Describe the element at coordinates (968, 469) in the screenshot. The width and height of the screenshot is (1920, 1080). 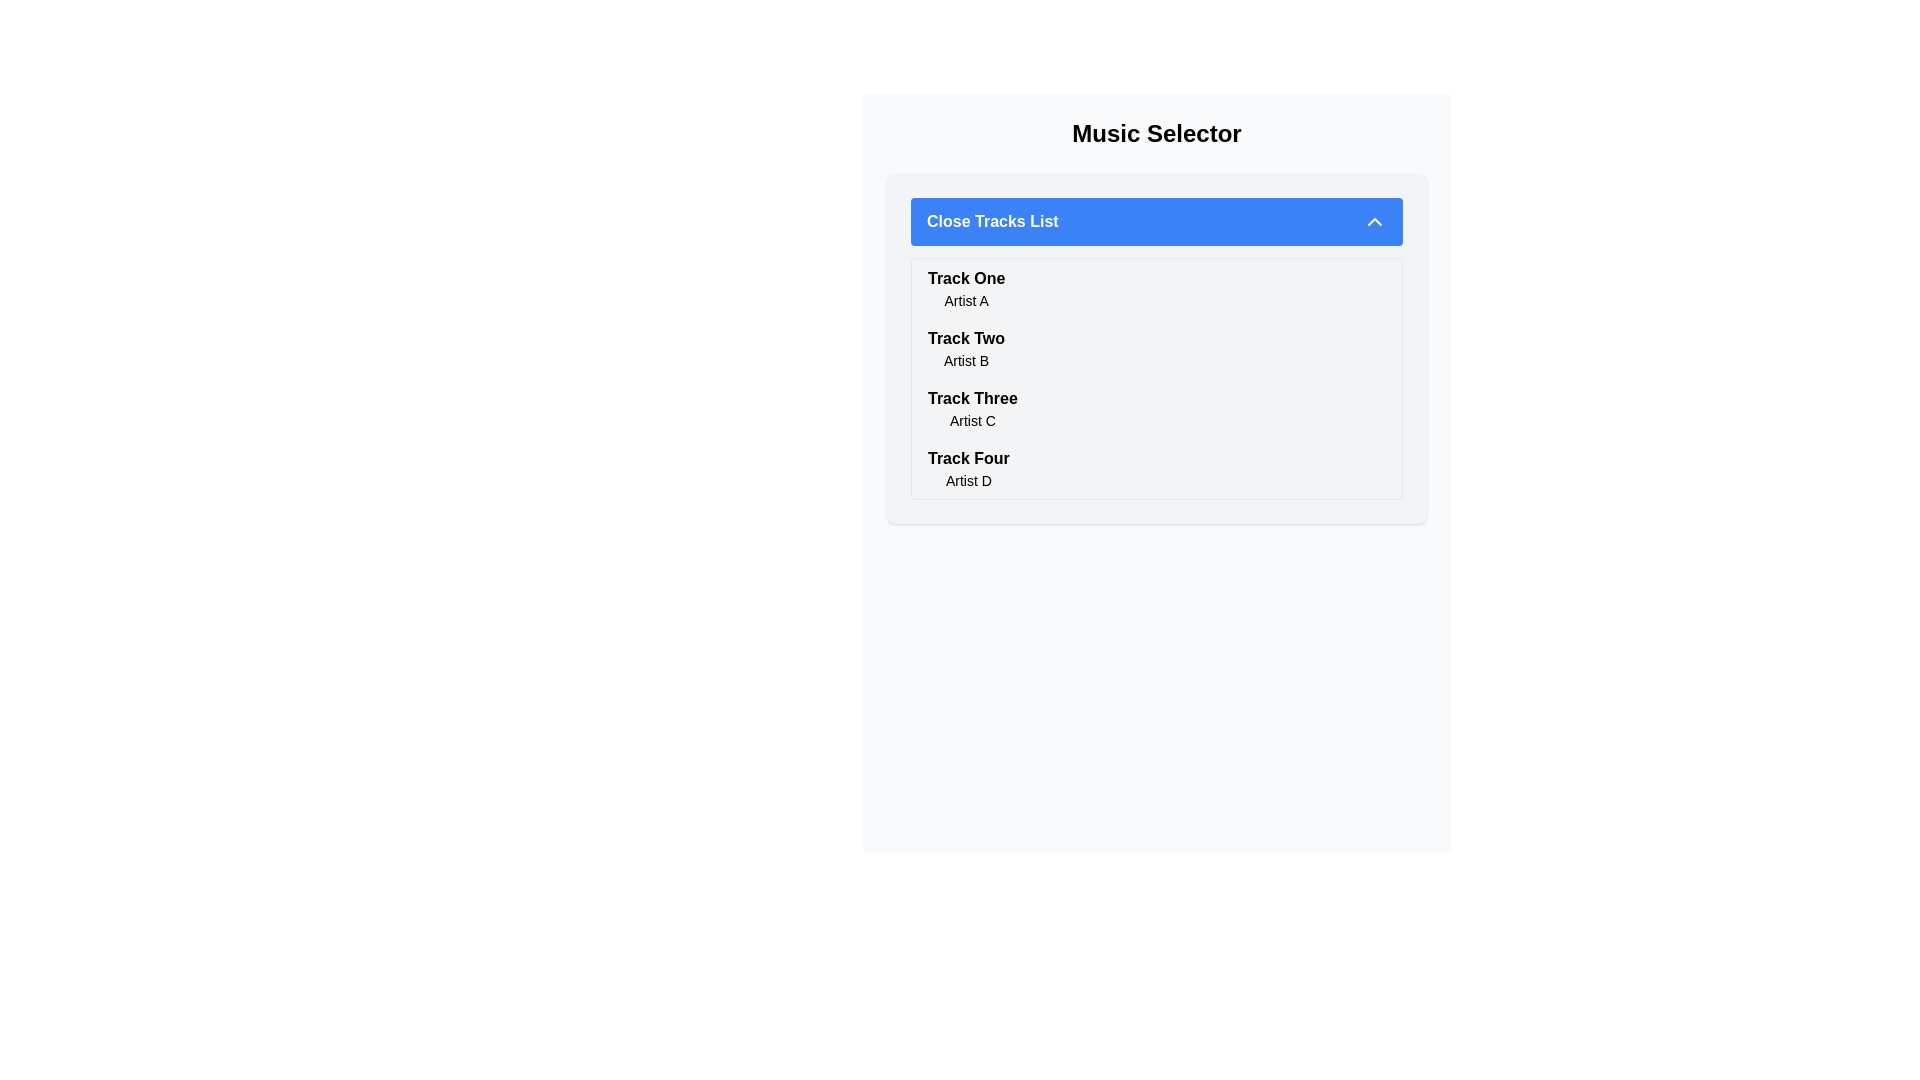
I see `the text label displaying information about the last music track and its artist` at that location.